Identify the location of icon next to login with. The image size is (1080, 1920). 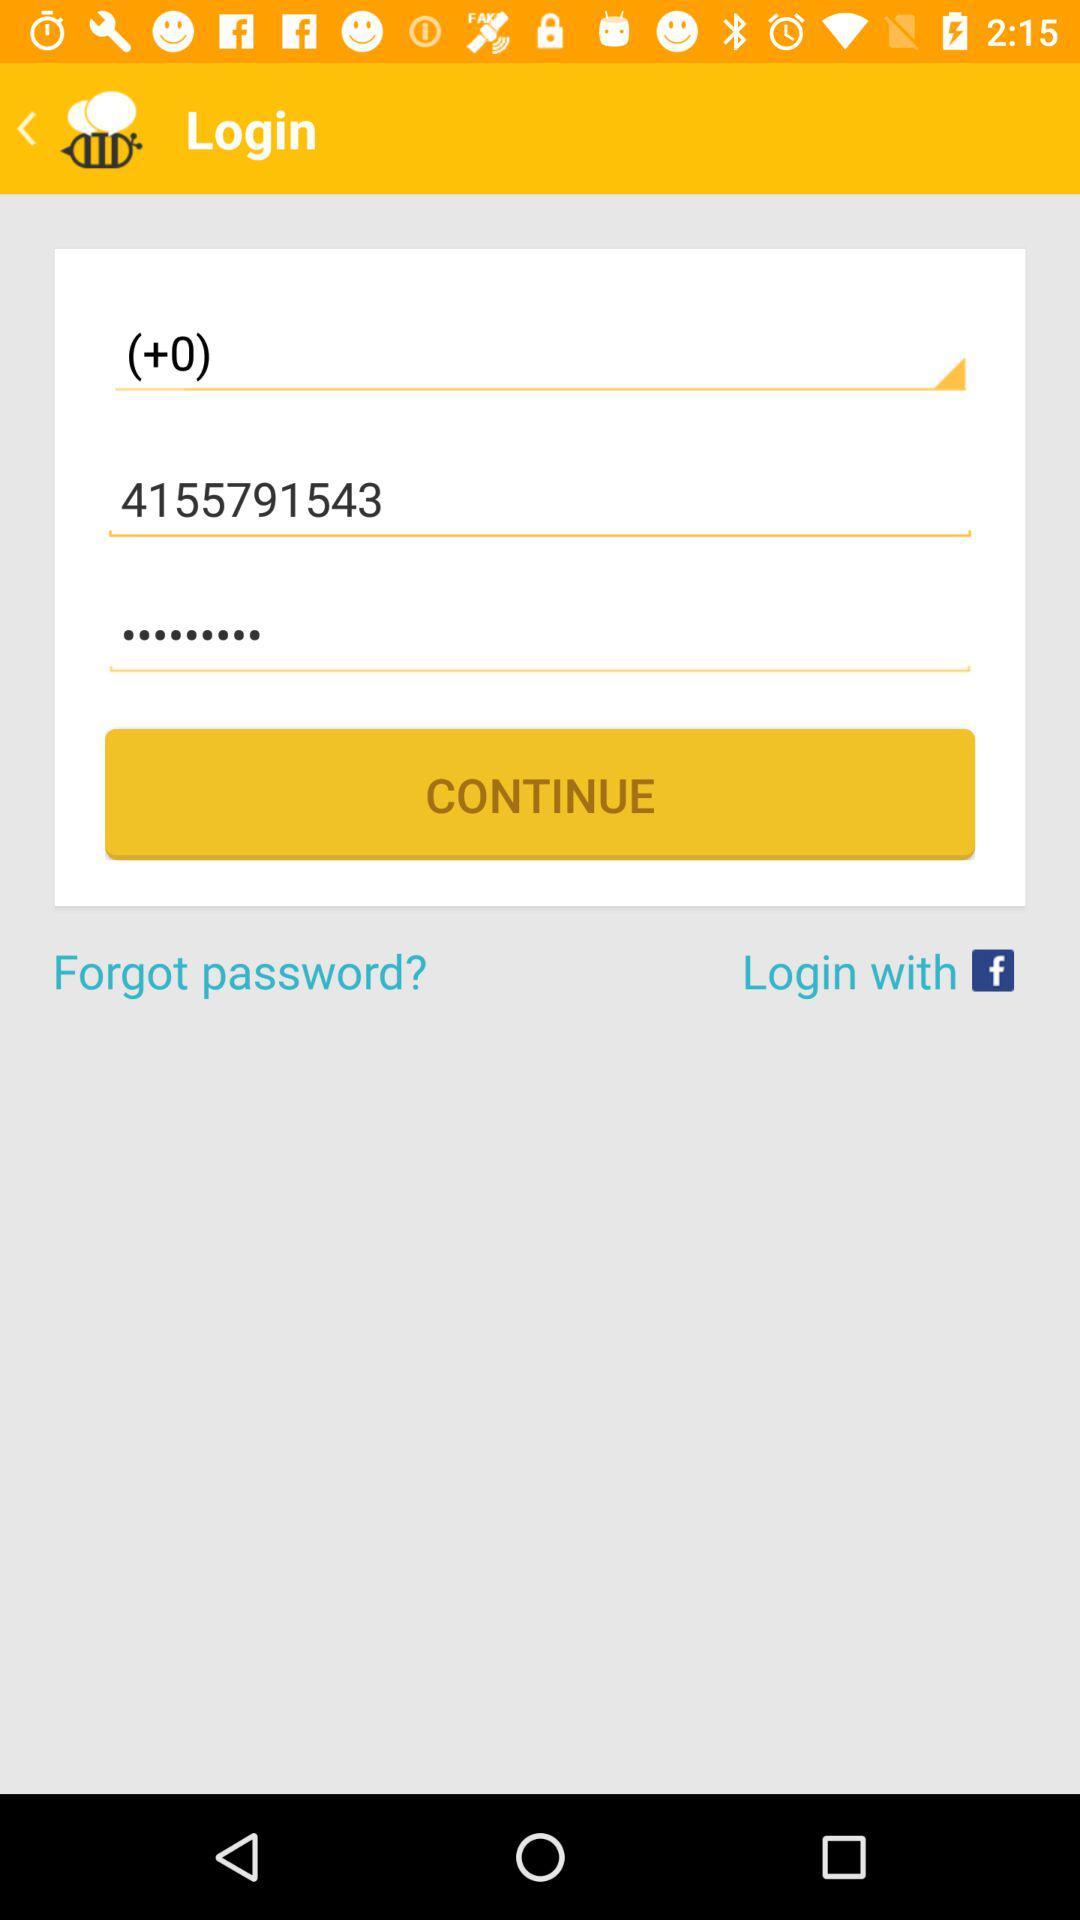
(296, 970).